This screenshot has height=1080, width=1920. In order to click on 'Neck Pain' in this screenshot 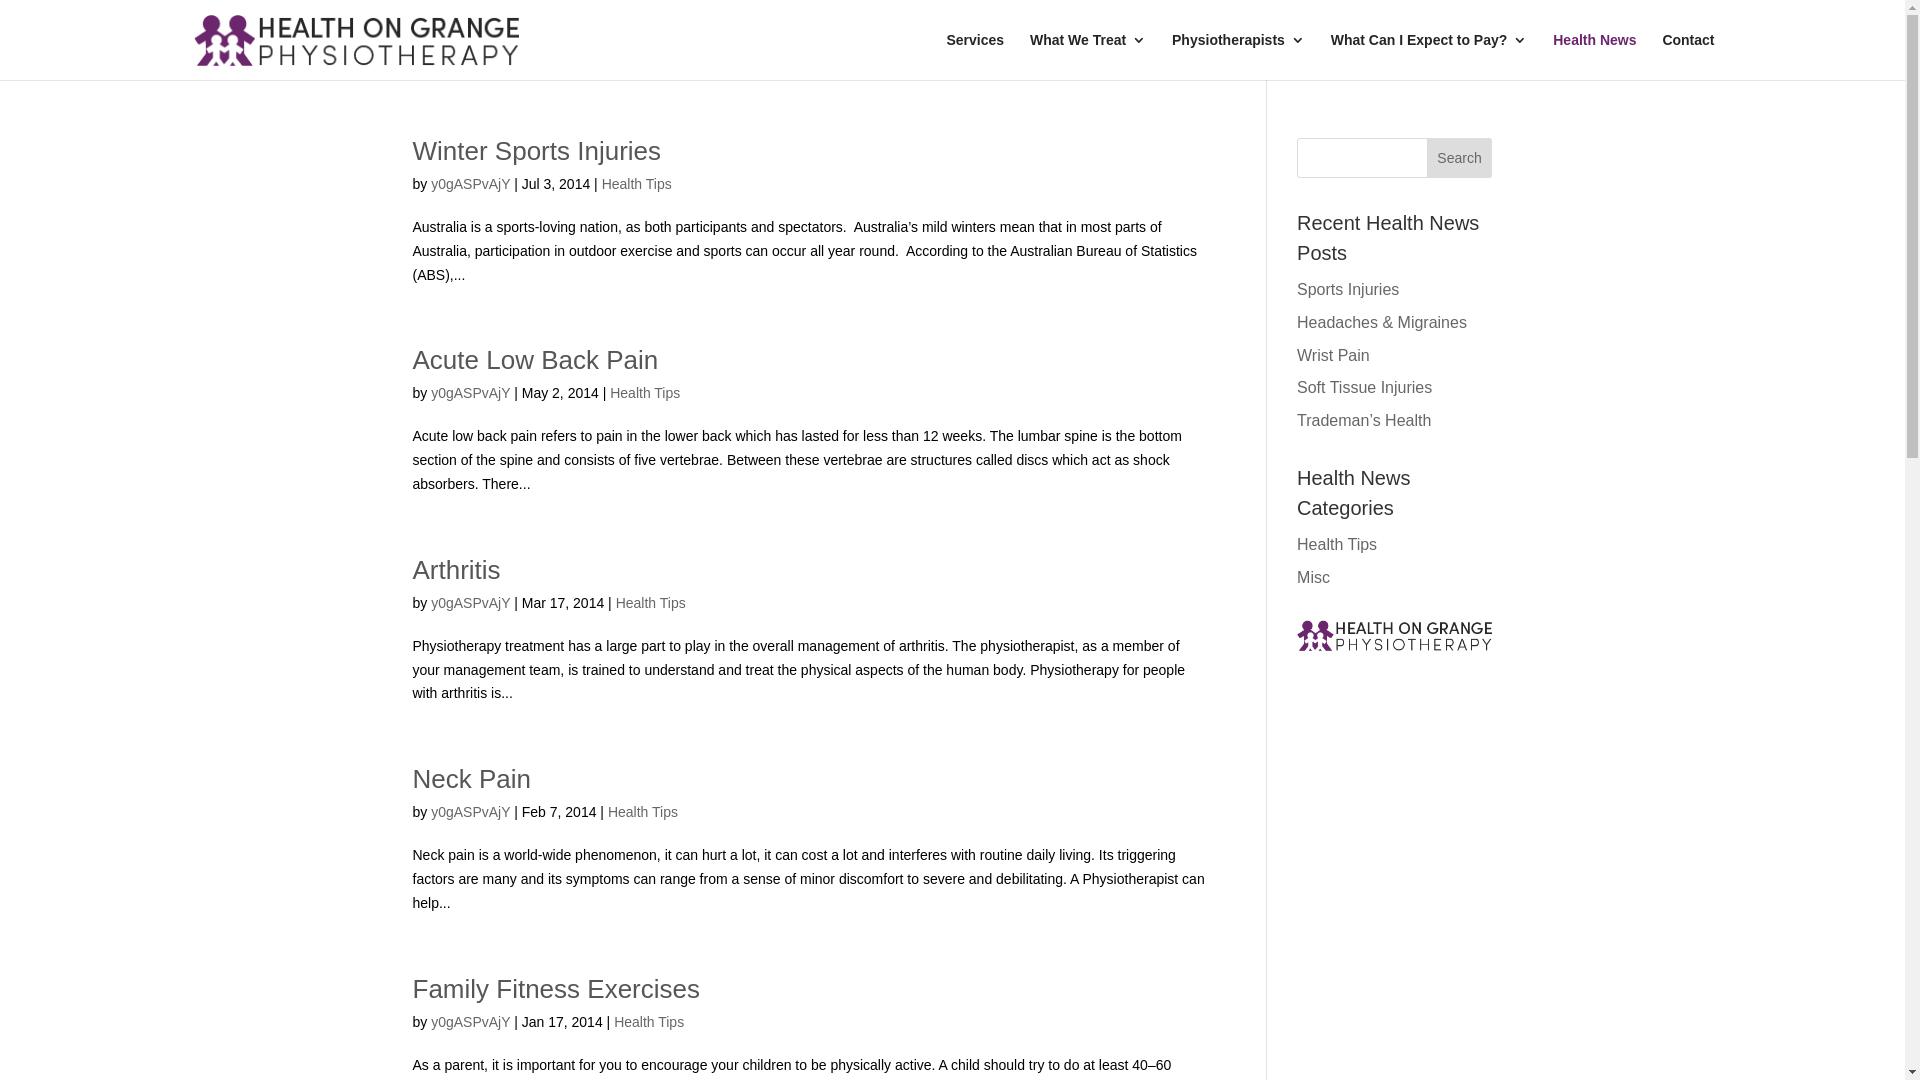, I will do `click(411, 778)`.